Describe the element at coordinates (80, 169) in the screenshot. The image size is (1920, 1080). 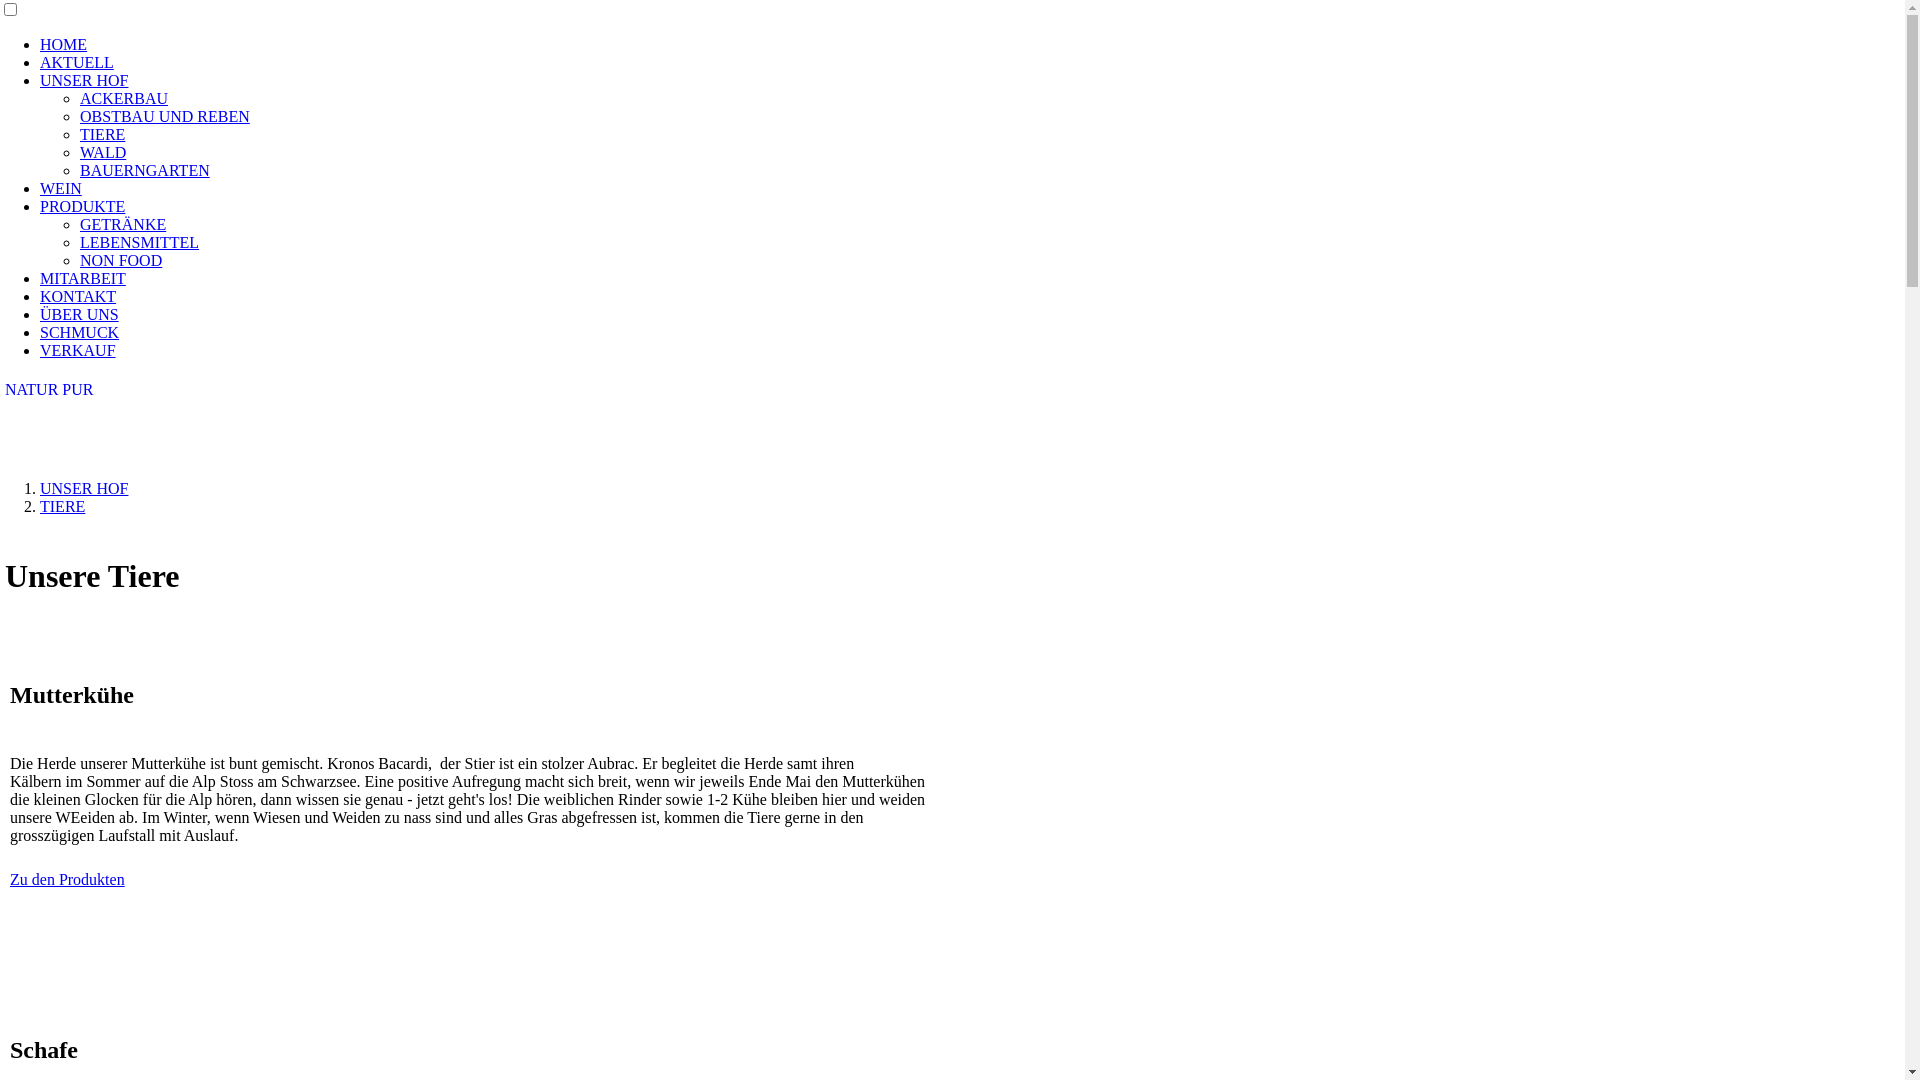
I see `'BAUERNGARTEN'` at that location.